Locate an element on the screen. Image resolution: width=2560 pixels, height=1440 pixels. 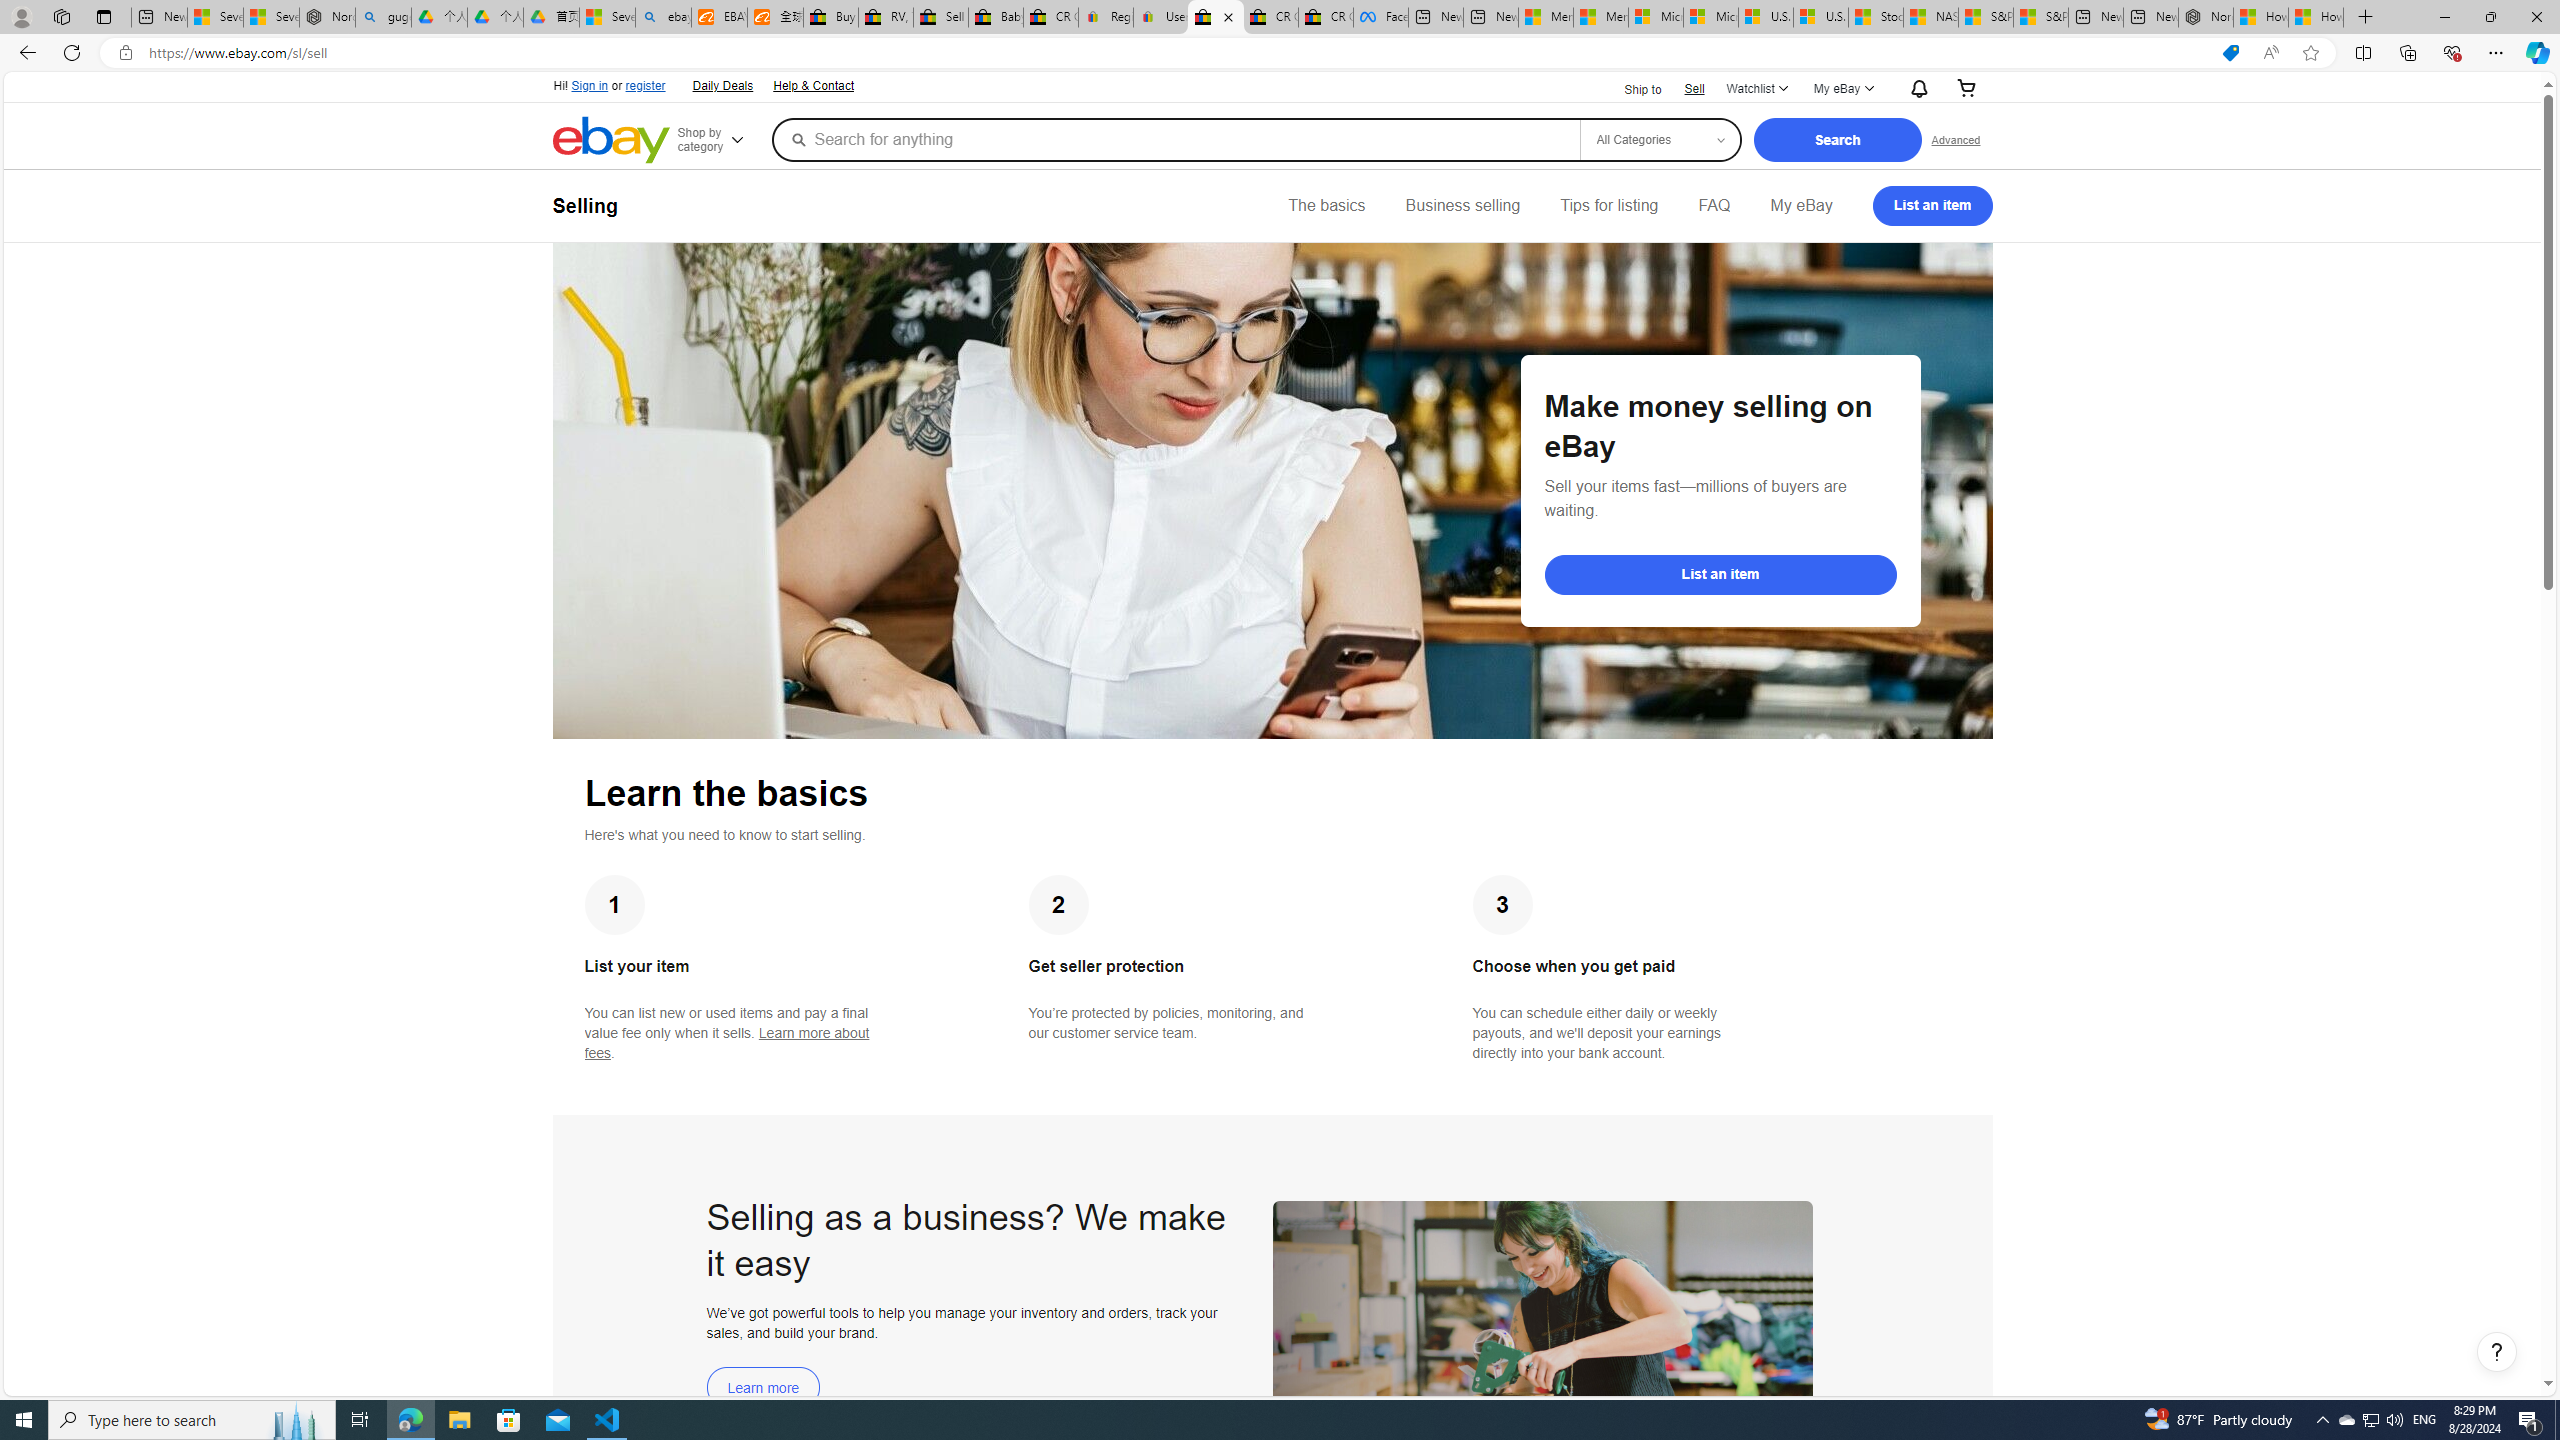
'Advanced Search' is located at coordinates (1954, 138).